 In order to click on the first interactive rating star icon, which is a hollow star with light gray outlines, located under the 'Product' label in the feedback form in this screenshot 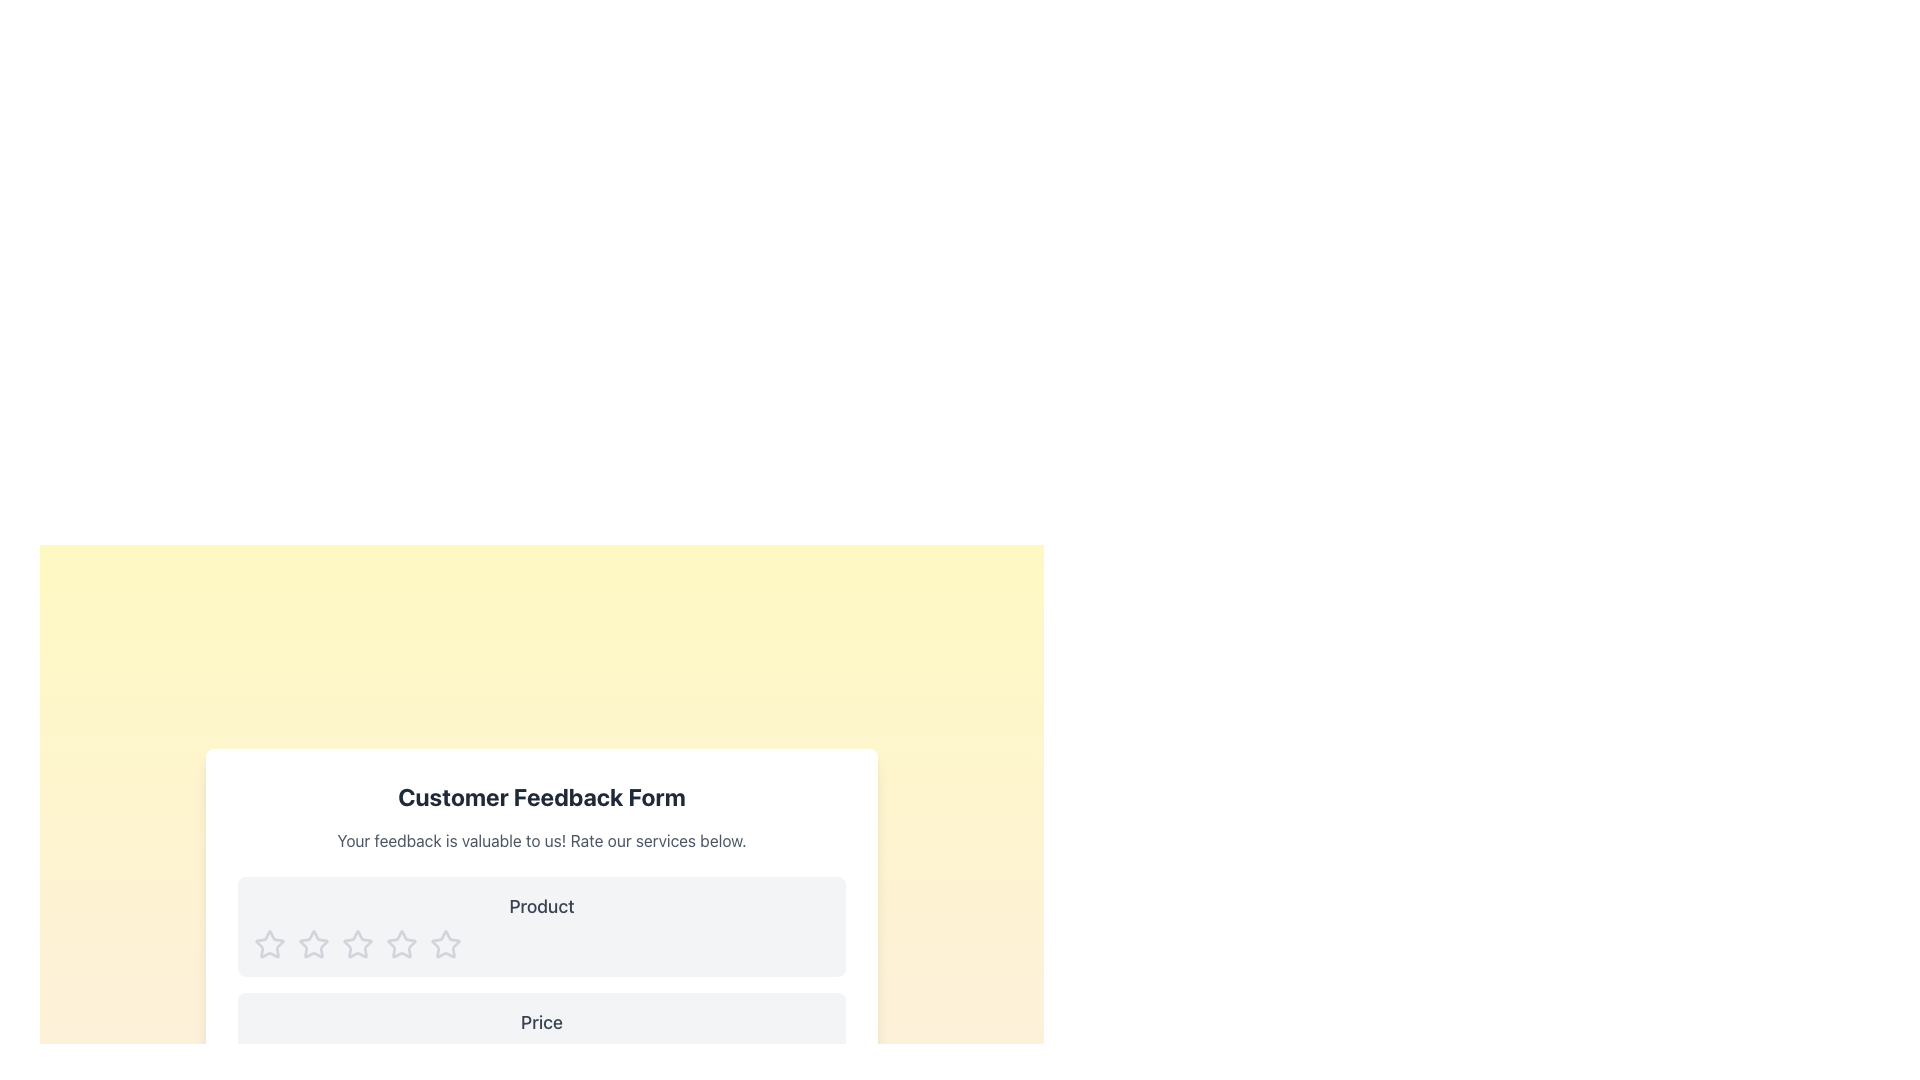, I will do `click(268, 944)`.